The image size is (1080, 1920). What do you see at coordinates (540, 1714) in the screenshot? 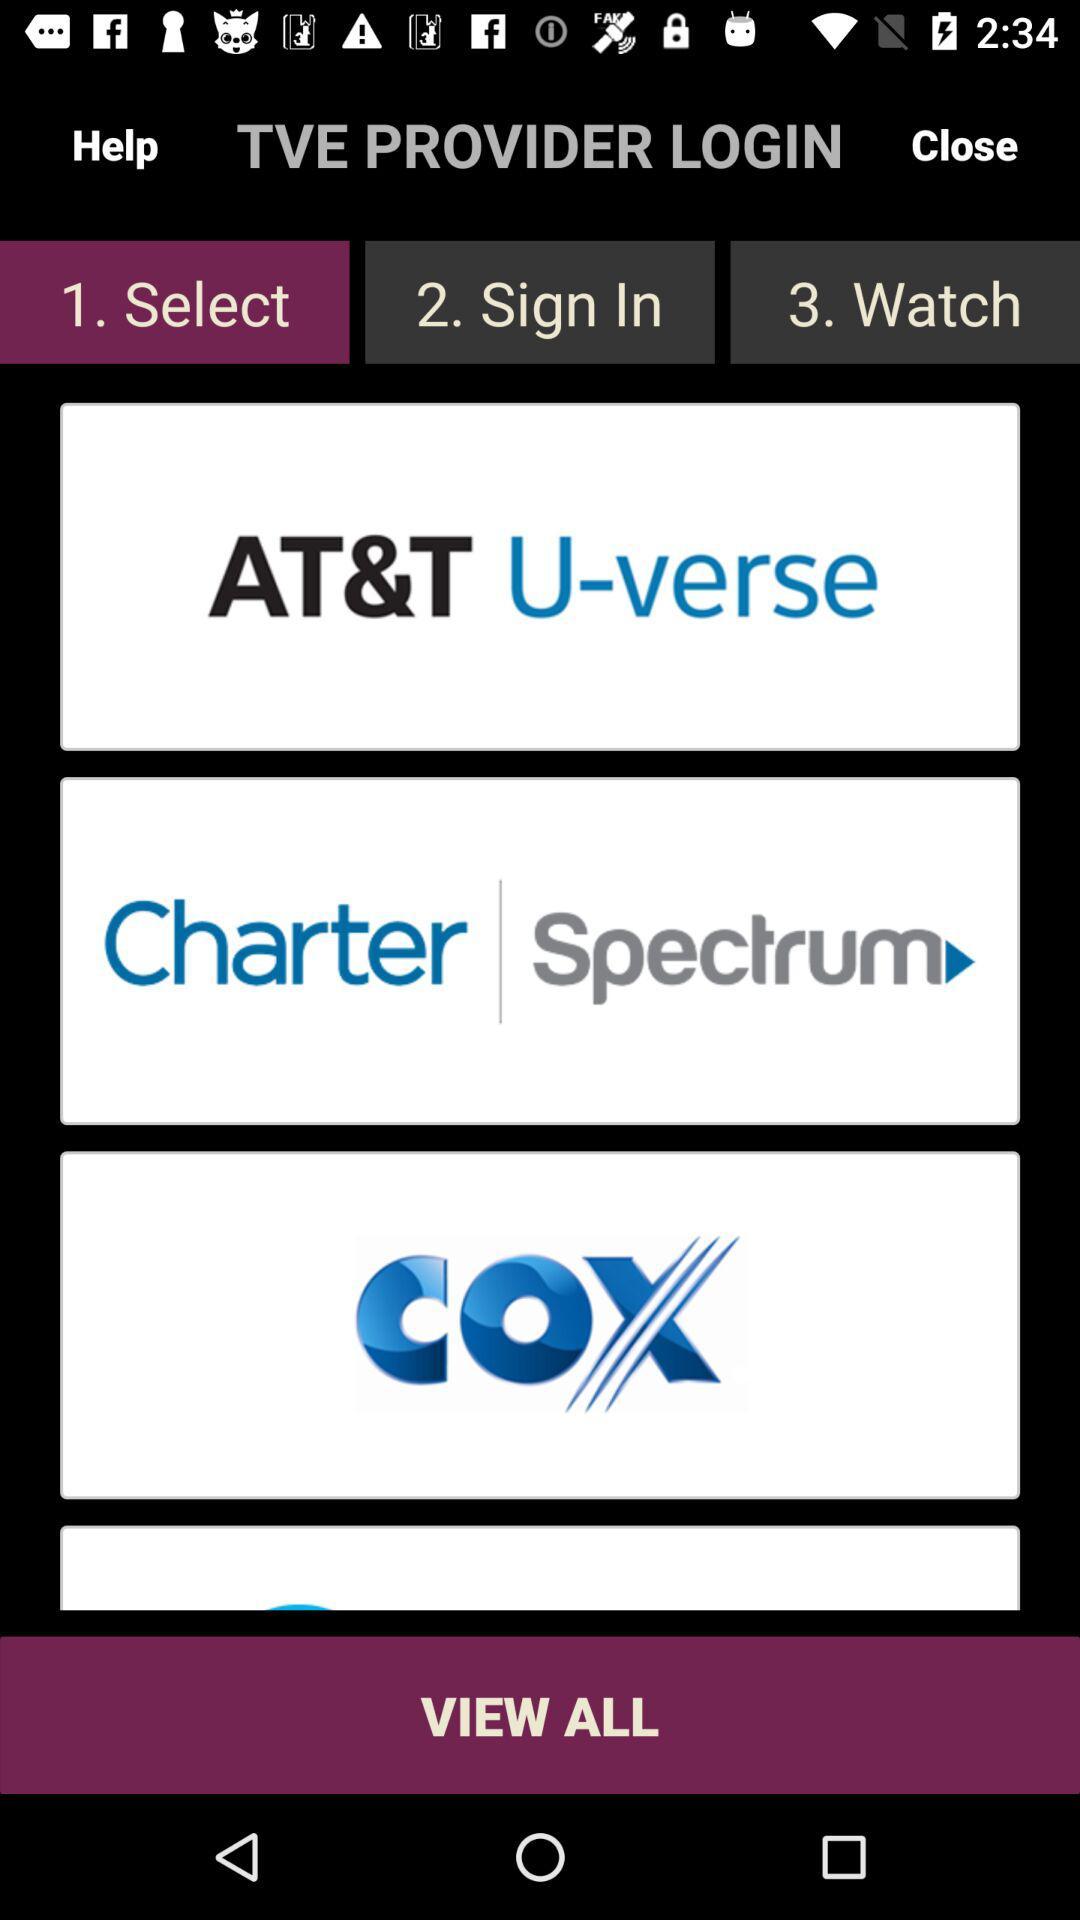
I see `the view all icon` at bounding box center [540, 1714].